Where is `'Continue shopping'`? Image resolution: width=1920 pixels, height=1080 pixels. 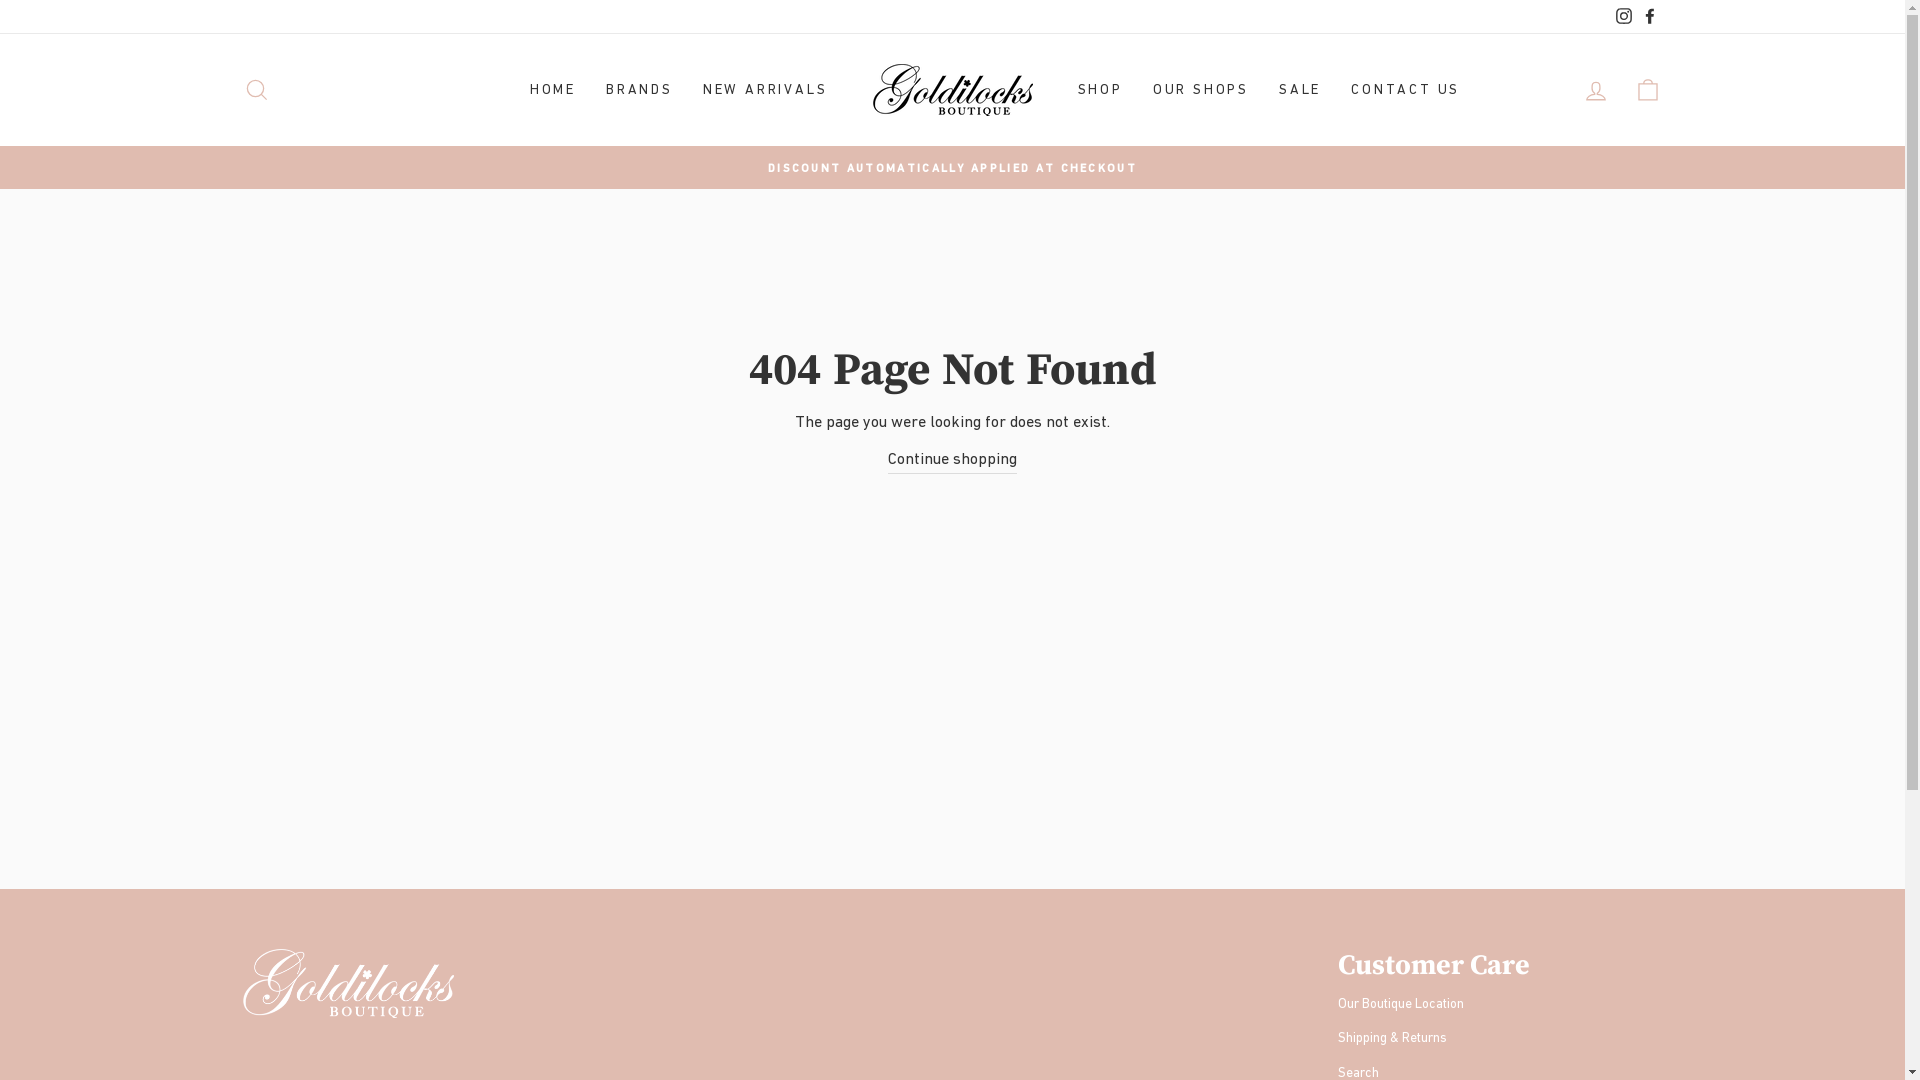 'Continue shopping' is located at coordinates (951, 459).